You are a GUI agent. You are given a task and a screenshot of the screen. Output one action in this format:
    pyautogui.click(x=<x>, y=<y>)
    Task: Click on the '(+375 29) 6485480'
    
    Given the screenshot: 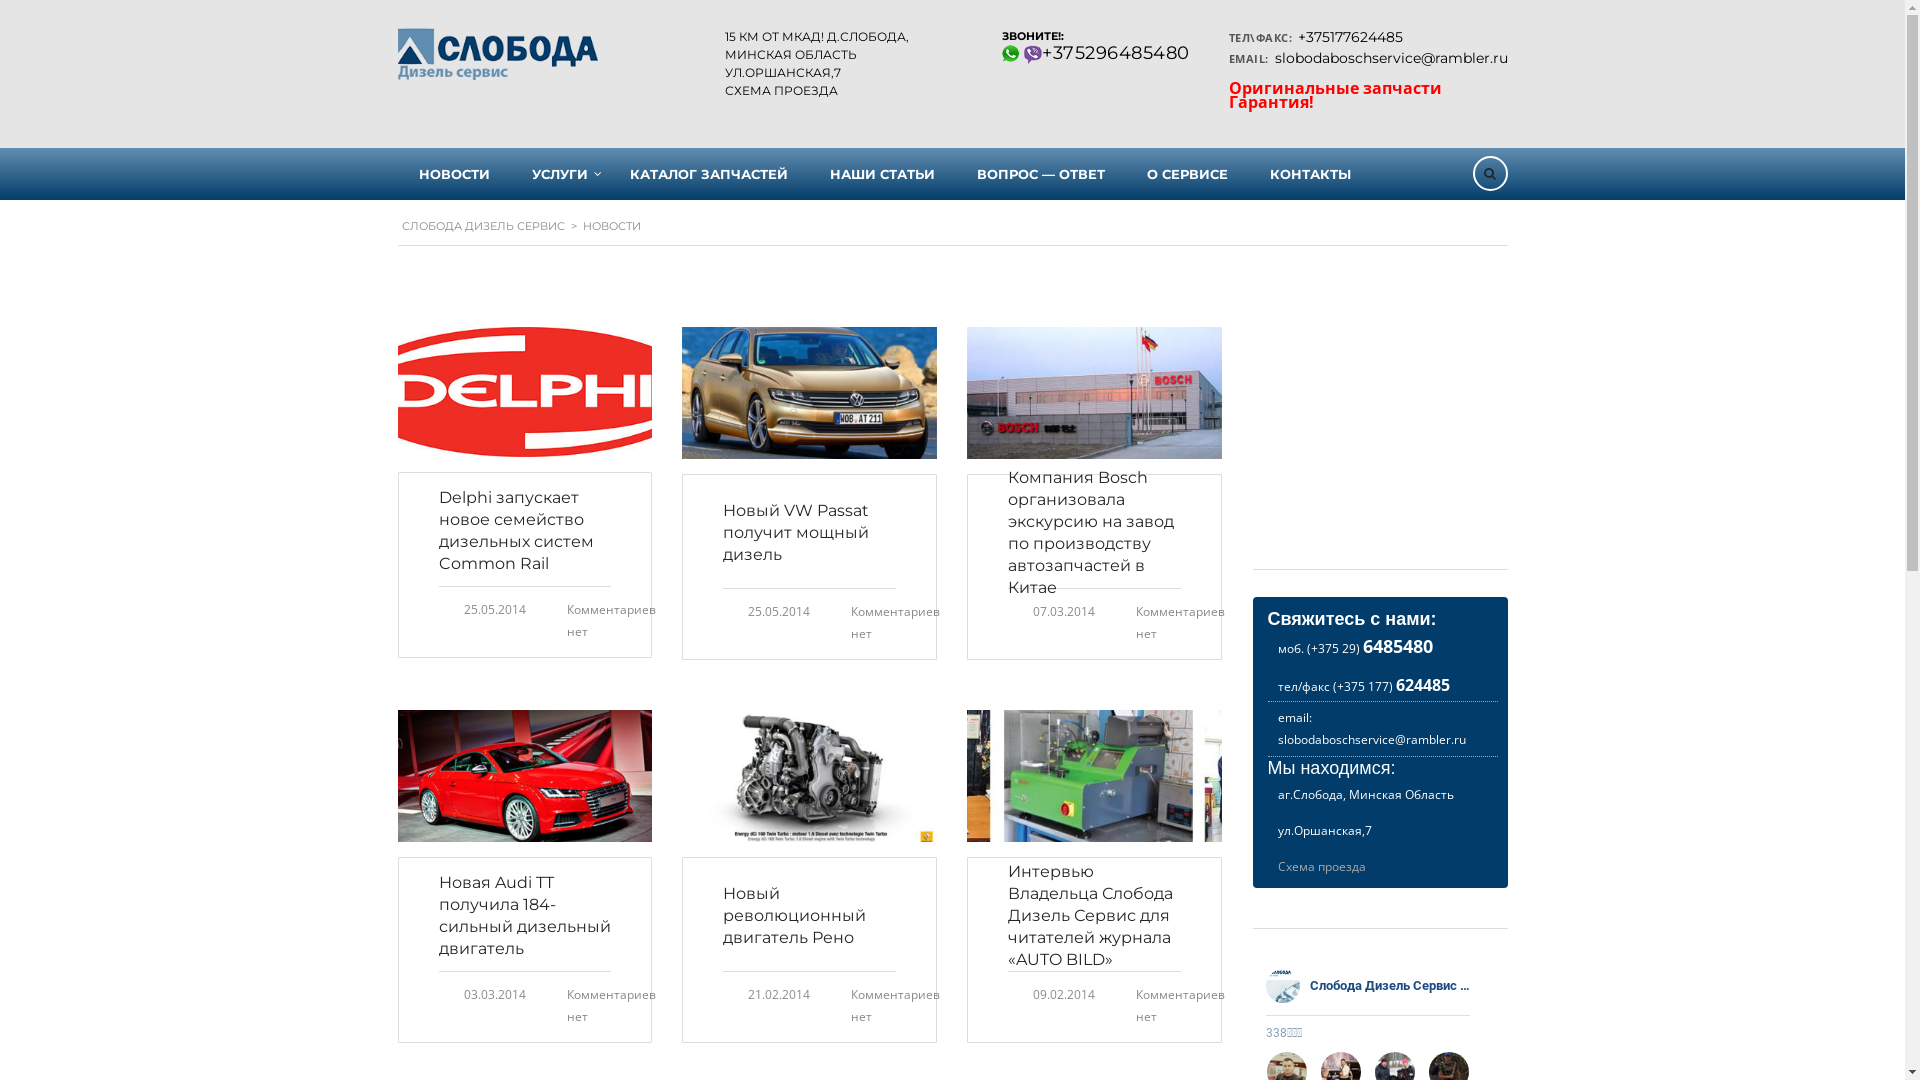 What is the action you would take?
    pyautogui.click(x=1305, y=648)
    